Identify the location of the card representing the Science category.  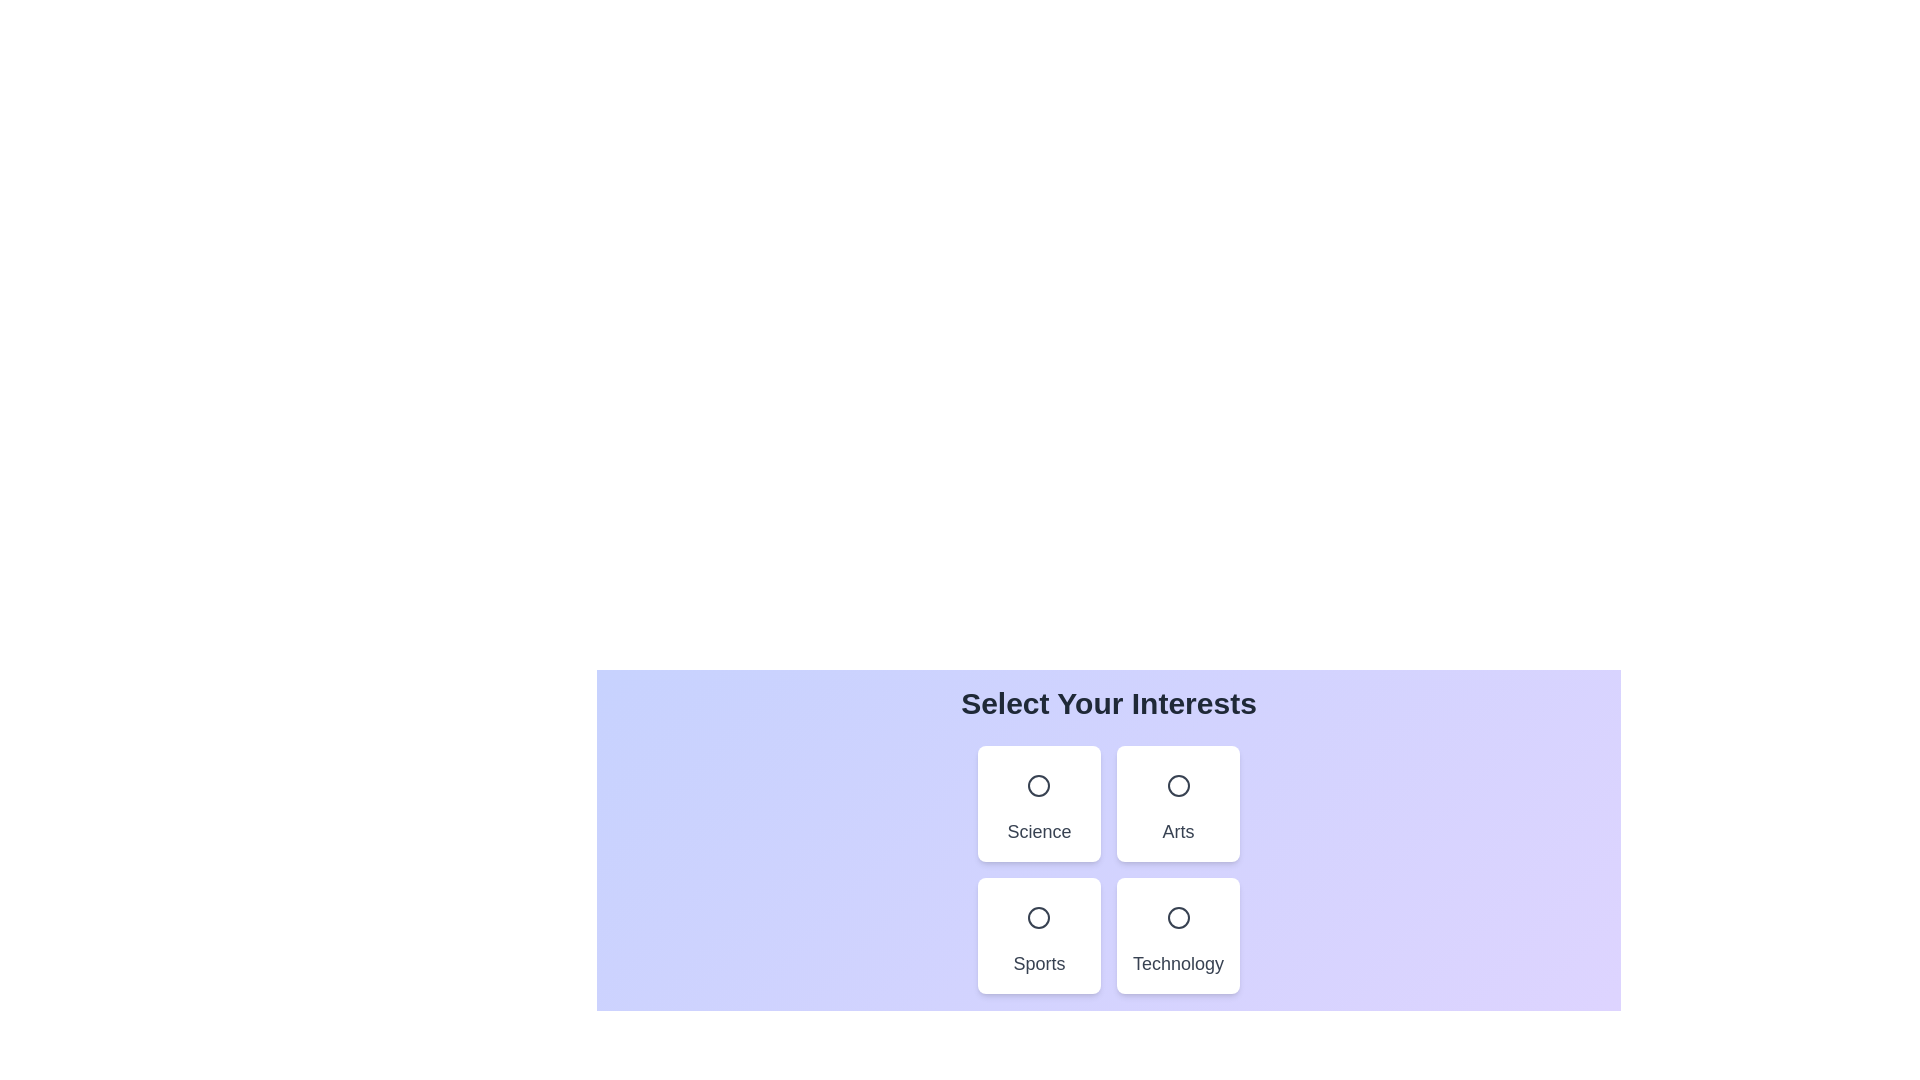
(1039, 802).